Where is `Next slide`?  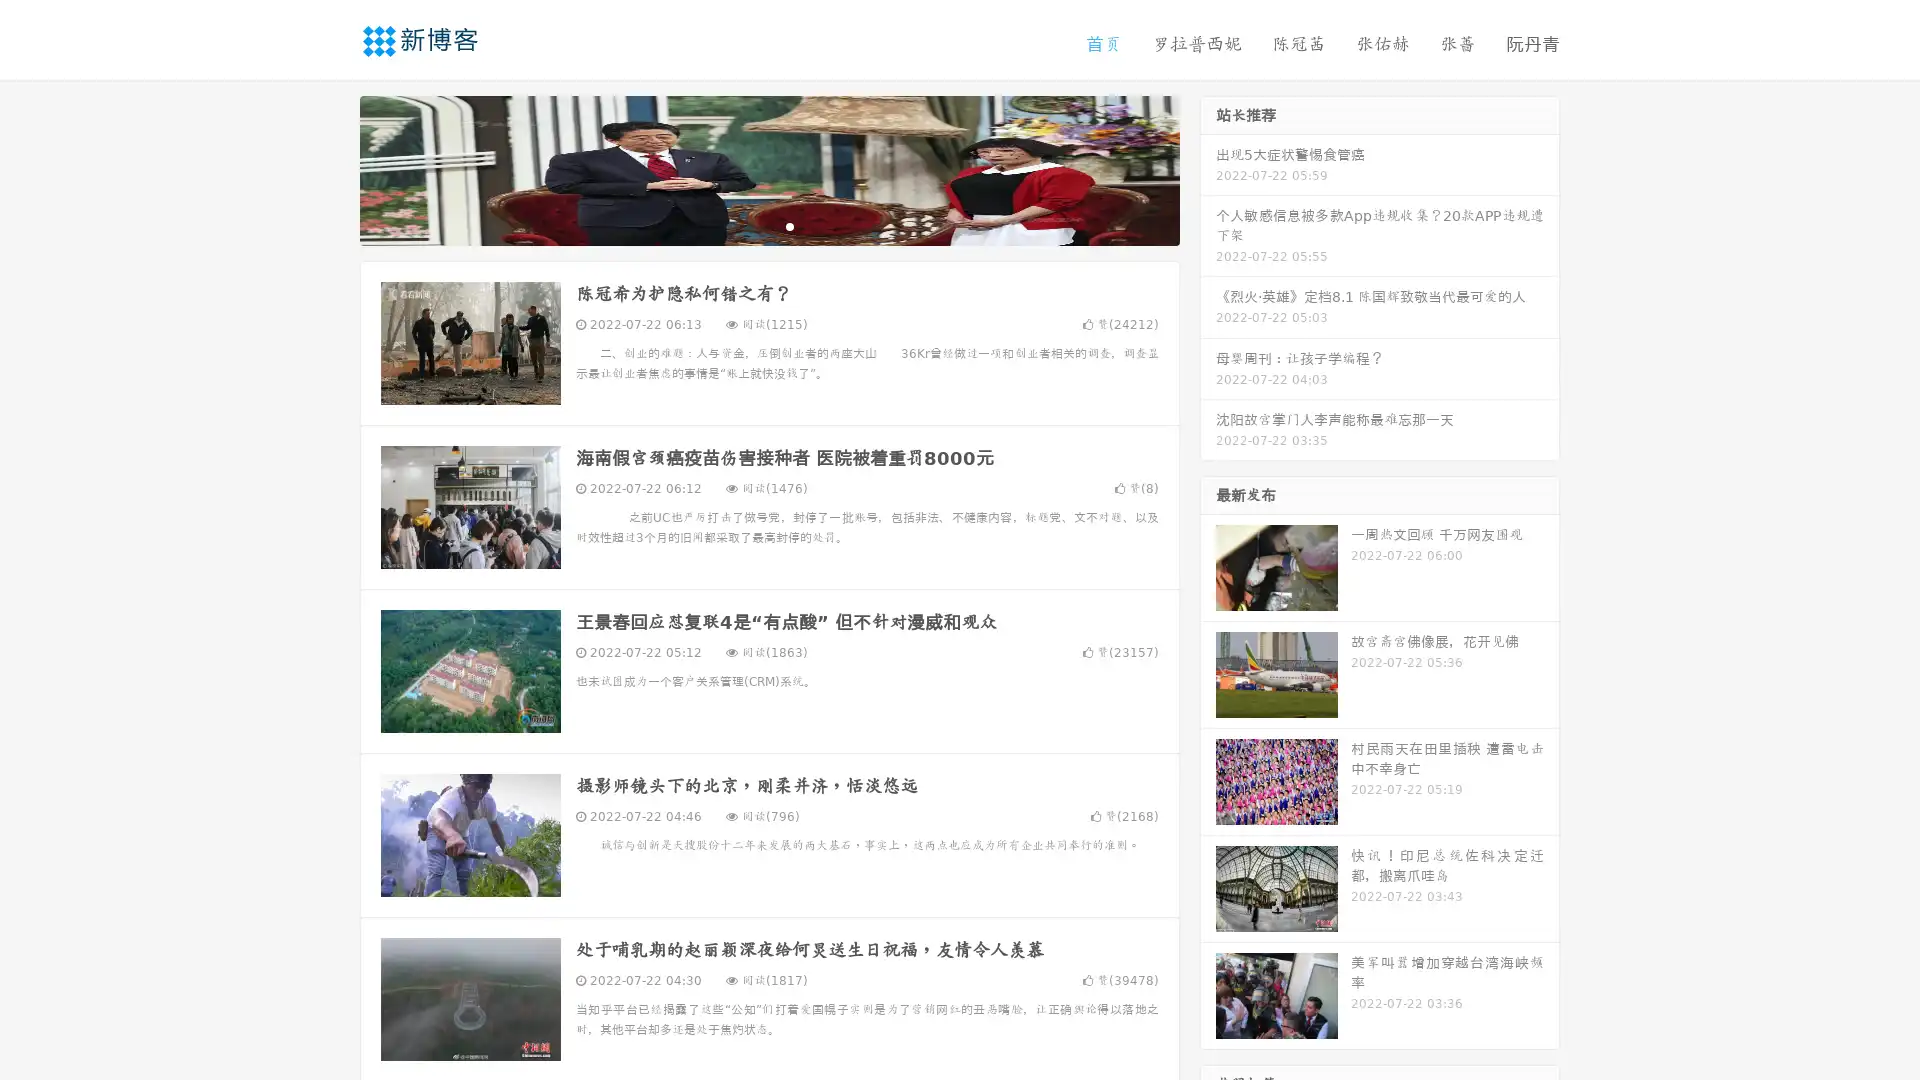
Next slide is located at coordinates (1208, 168).